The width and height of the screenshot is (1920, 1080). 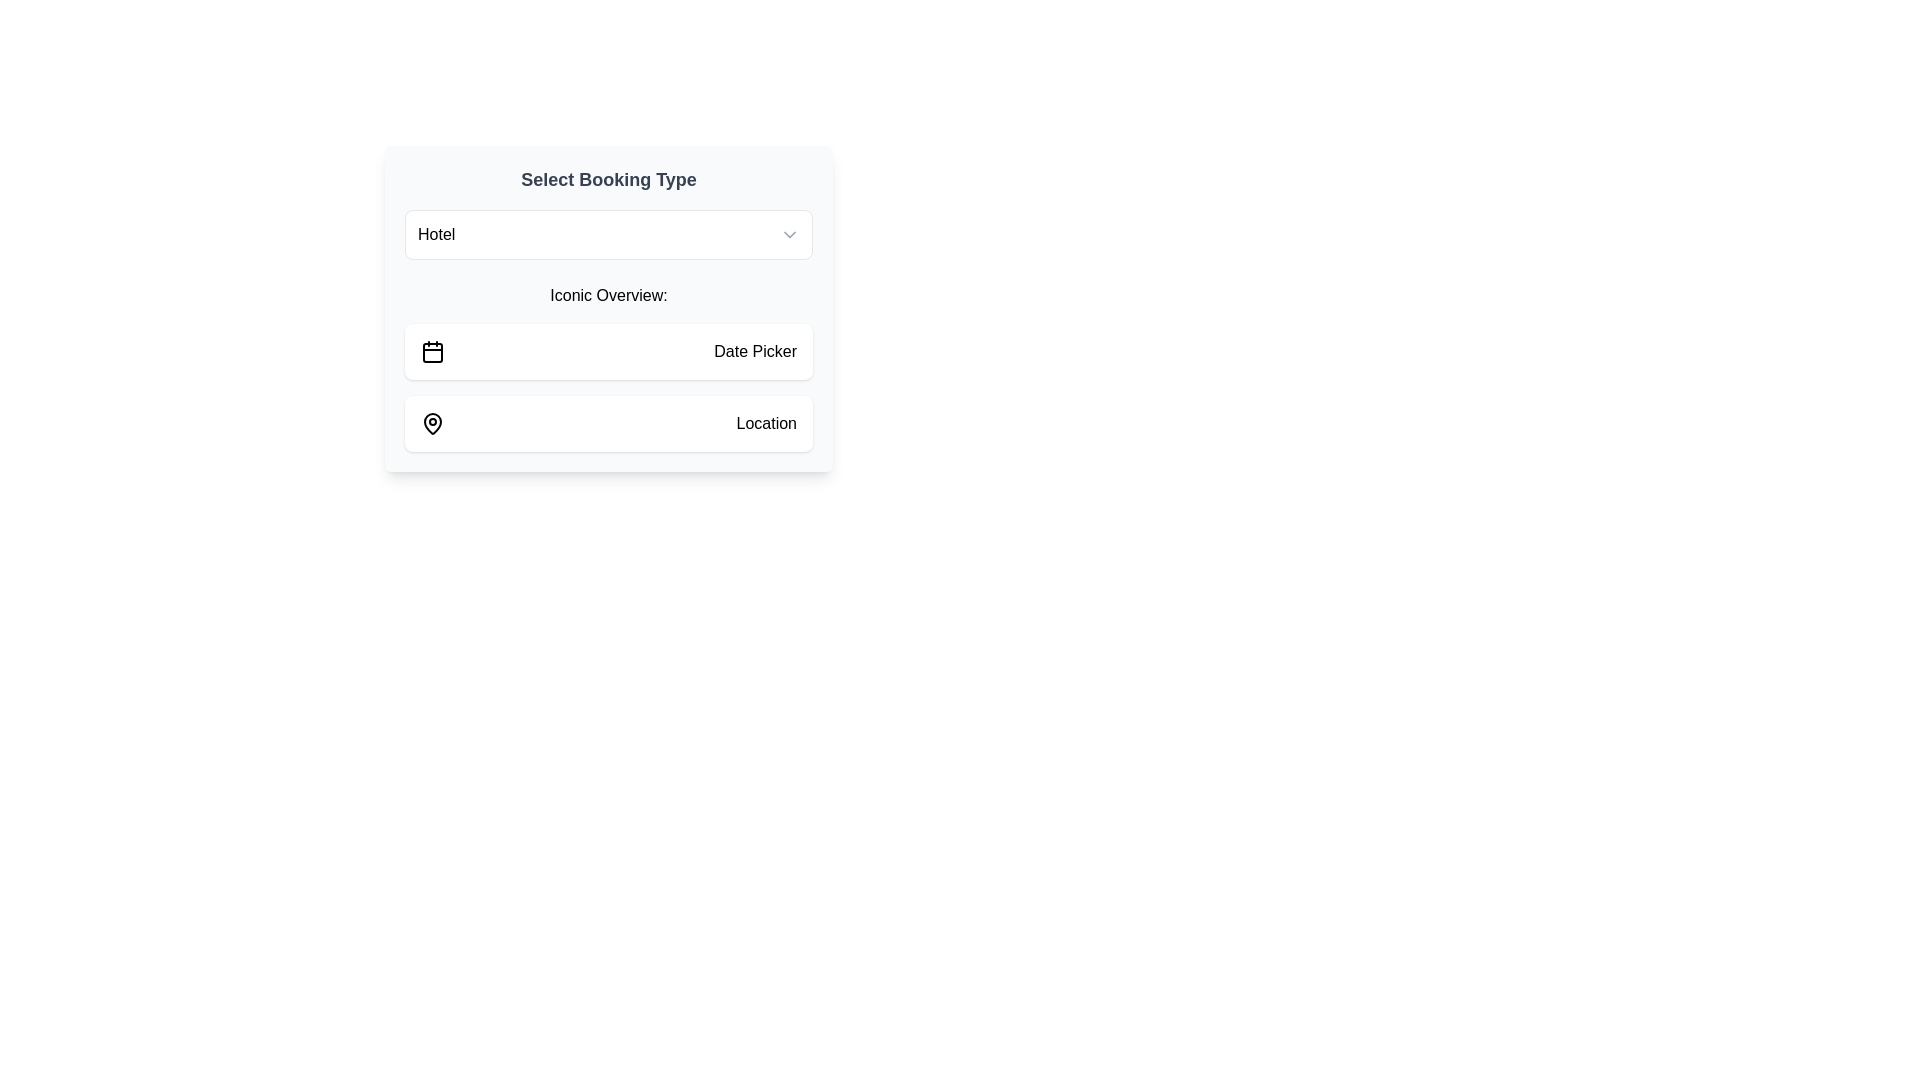 I want to click on the icons in the 'Iconic Overview:' informational panel, so click(x=608, y=367).